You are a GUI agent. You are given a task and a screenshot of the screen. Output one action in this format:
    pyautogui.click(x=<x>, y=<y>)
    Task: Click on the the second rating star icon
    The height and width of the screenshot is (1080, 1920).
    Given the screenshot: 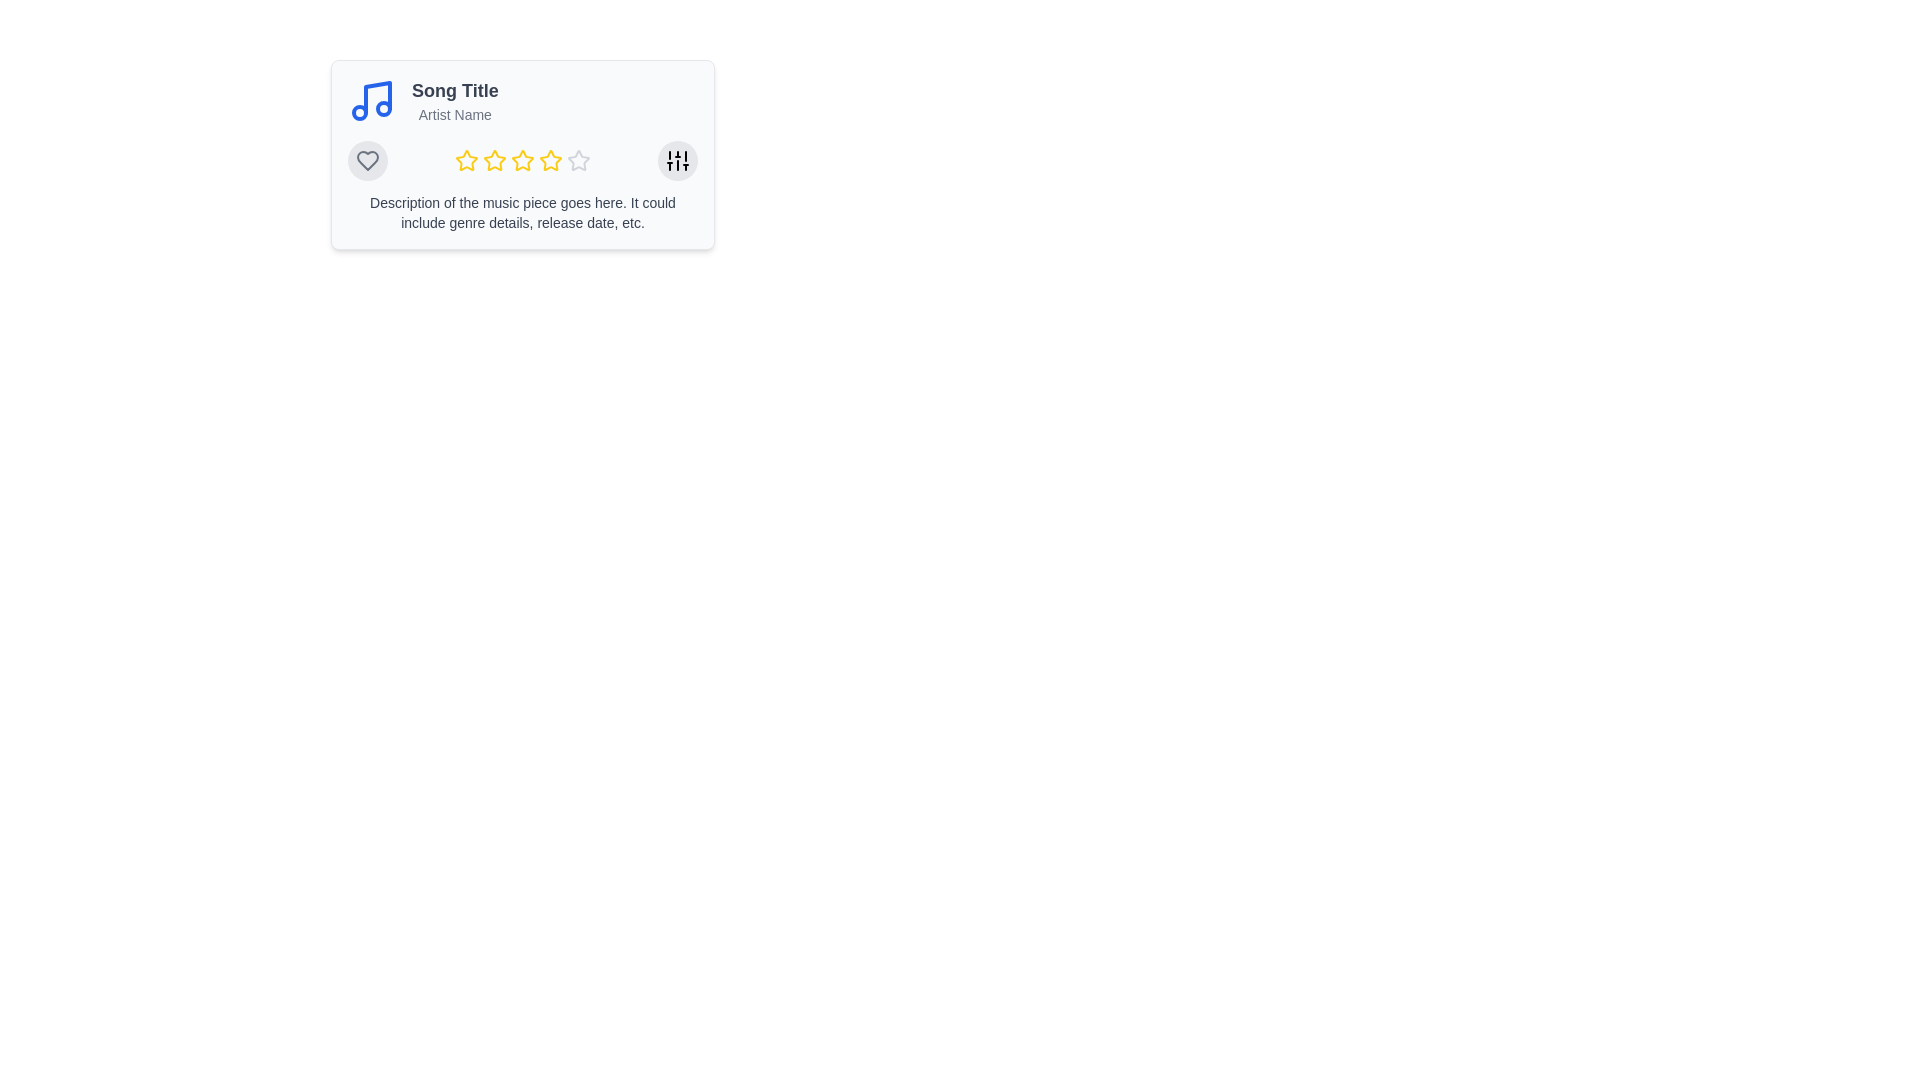 What is the action you would take?
    pyautogui.click(x=465, y=159)
    